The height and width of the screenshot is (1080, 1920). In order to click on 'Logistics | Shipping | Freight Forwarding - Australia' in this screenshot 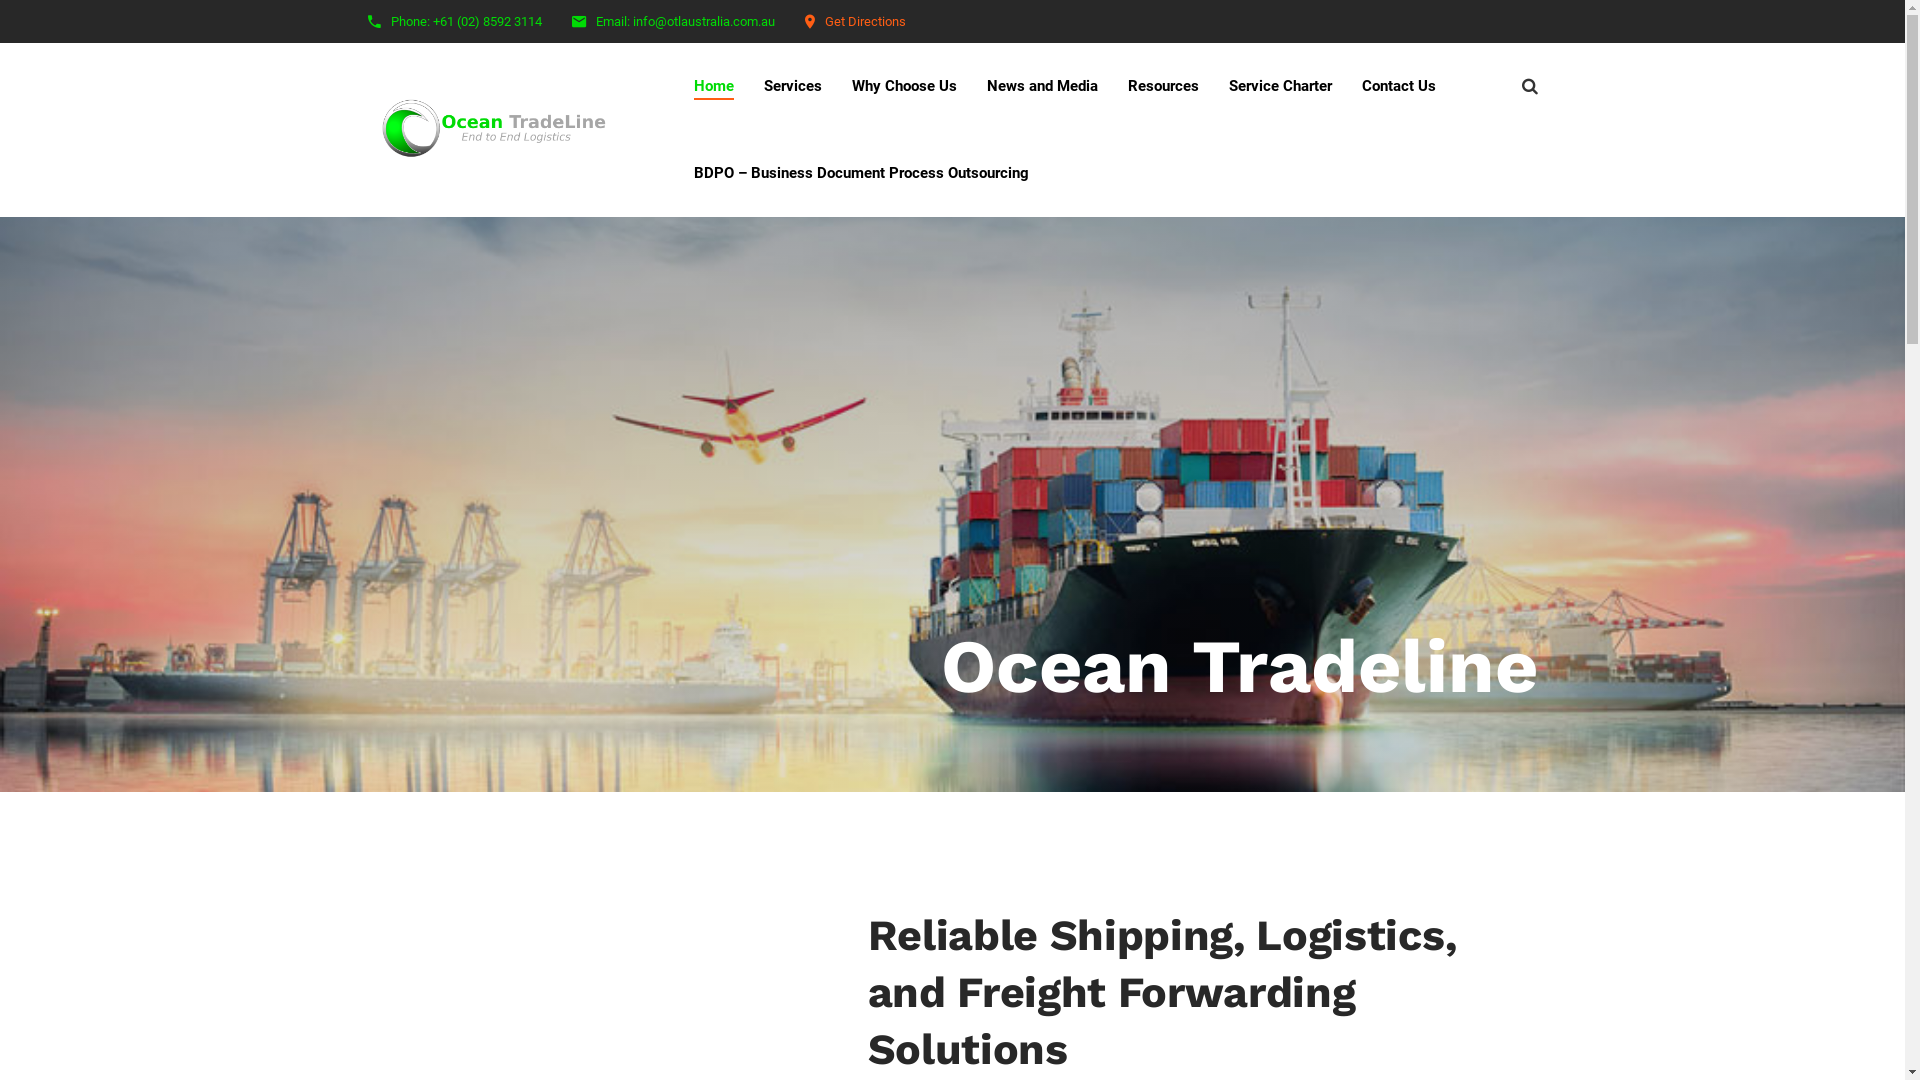, I will do `click(503, 130)`.